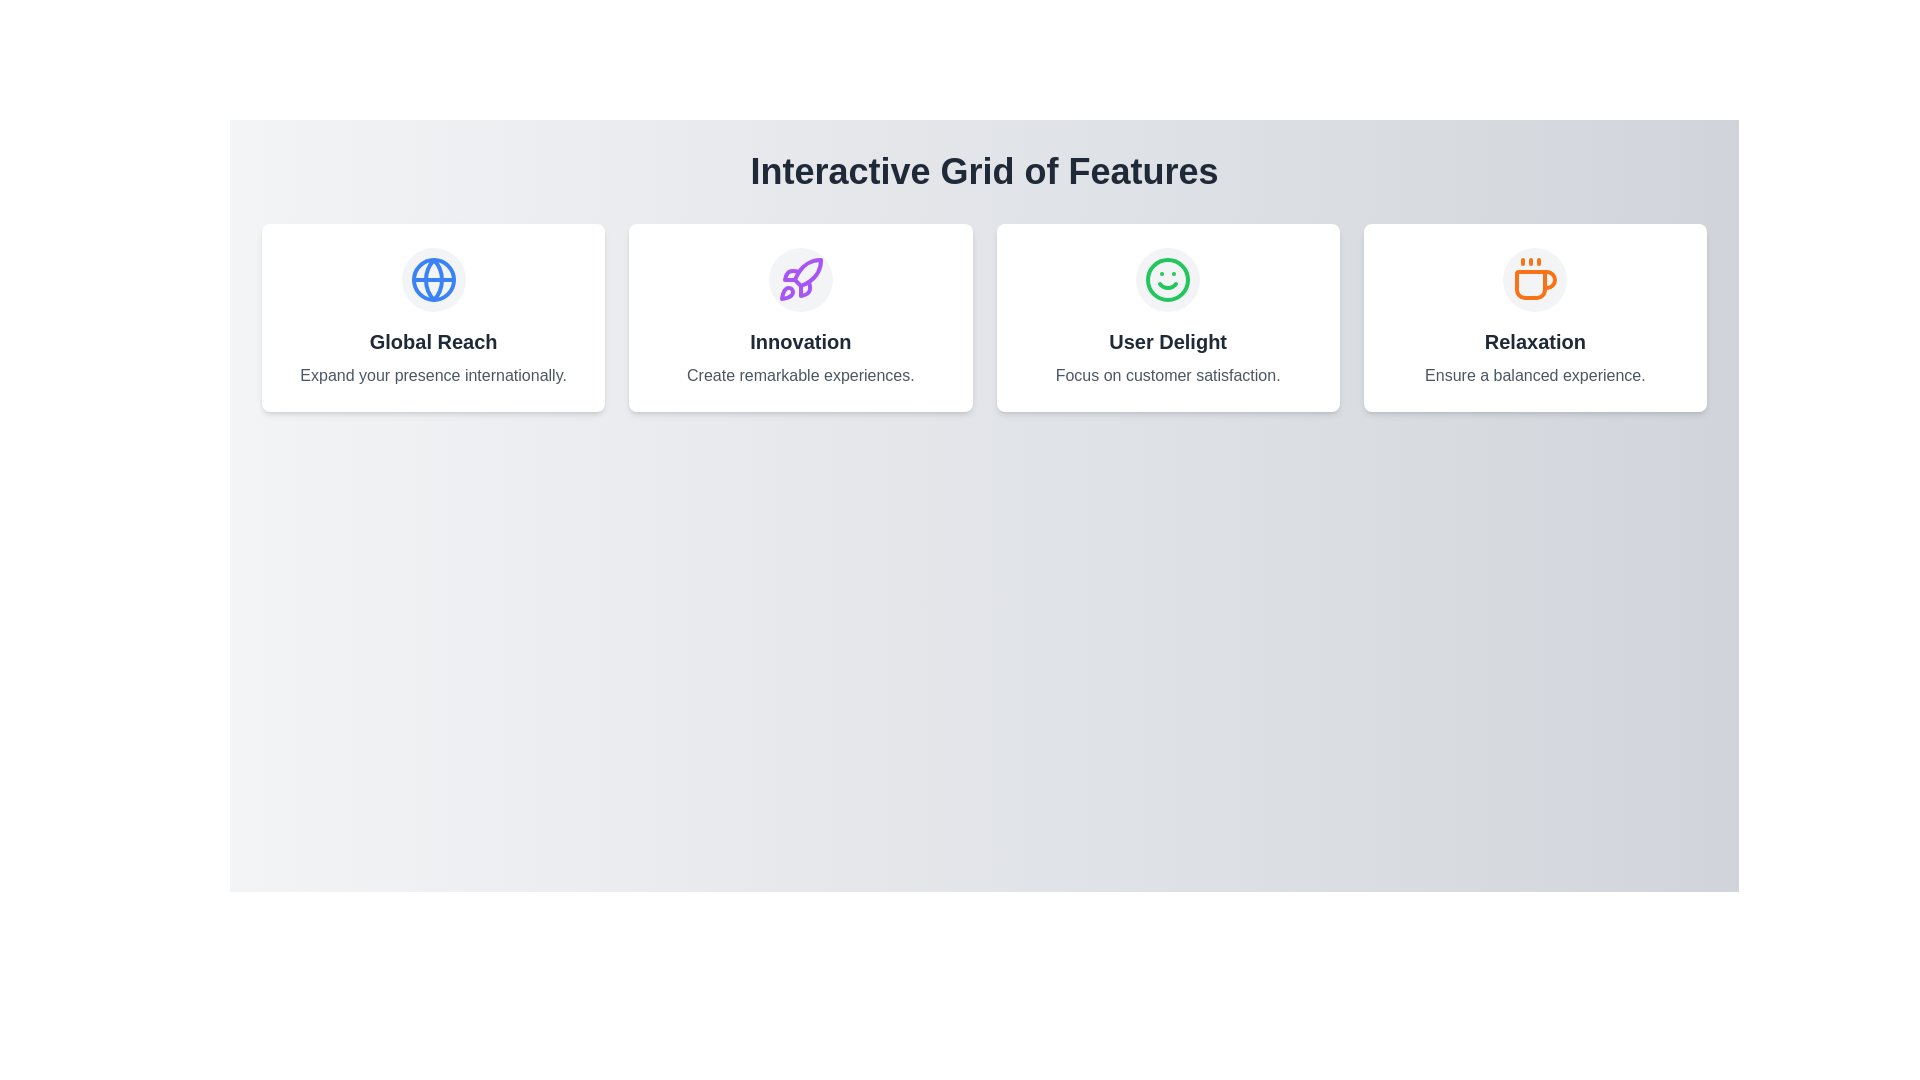  What do you see at coordinates (1168, 375) in the screenshot?
I see `the text displaying 'Focus on customer satisfaction.' located below the heading 'User Delight' within the third card in a horizontal arrangement of four cards` at bounding box center [1168, 375].